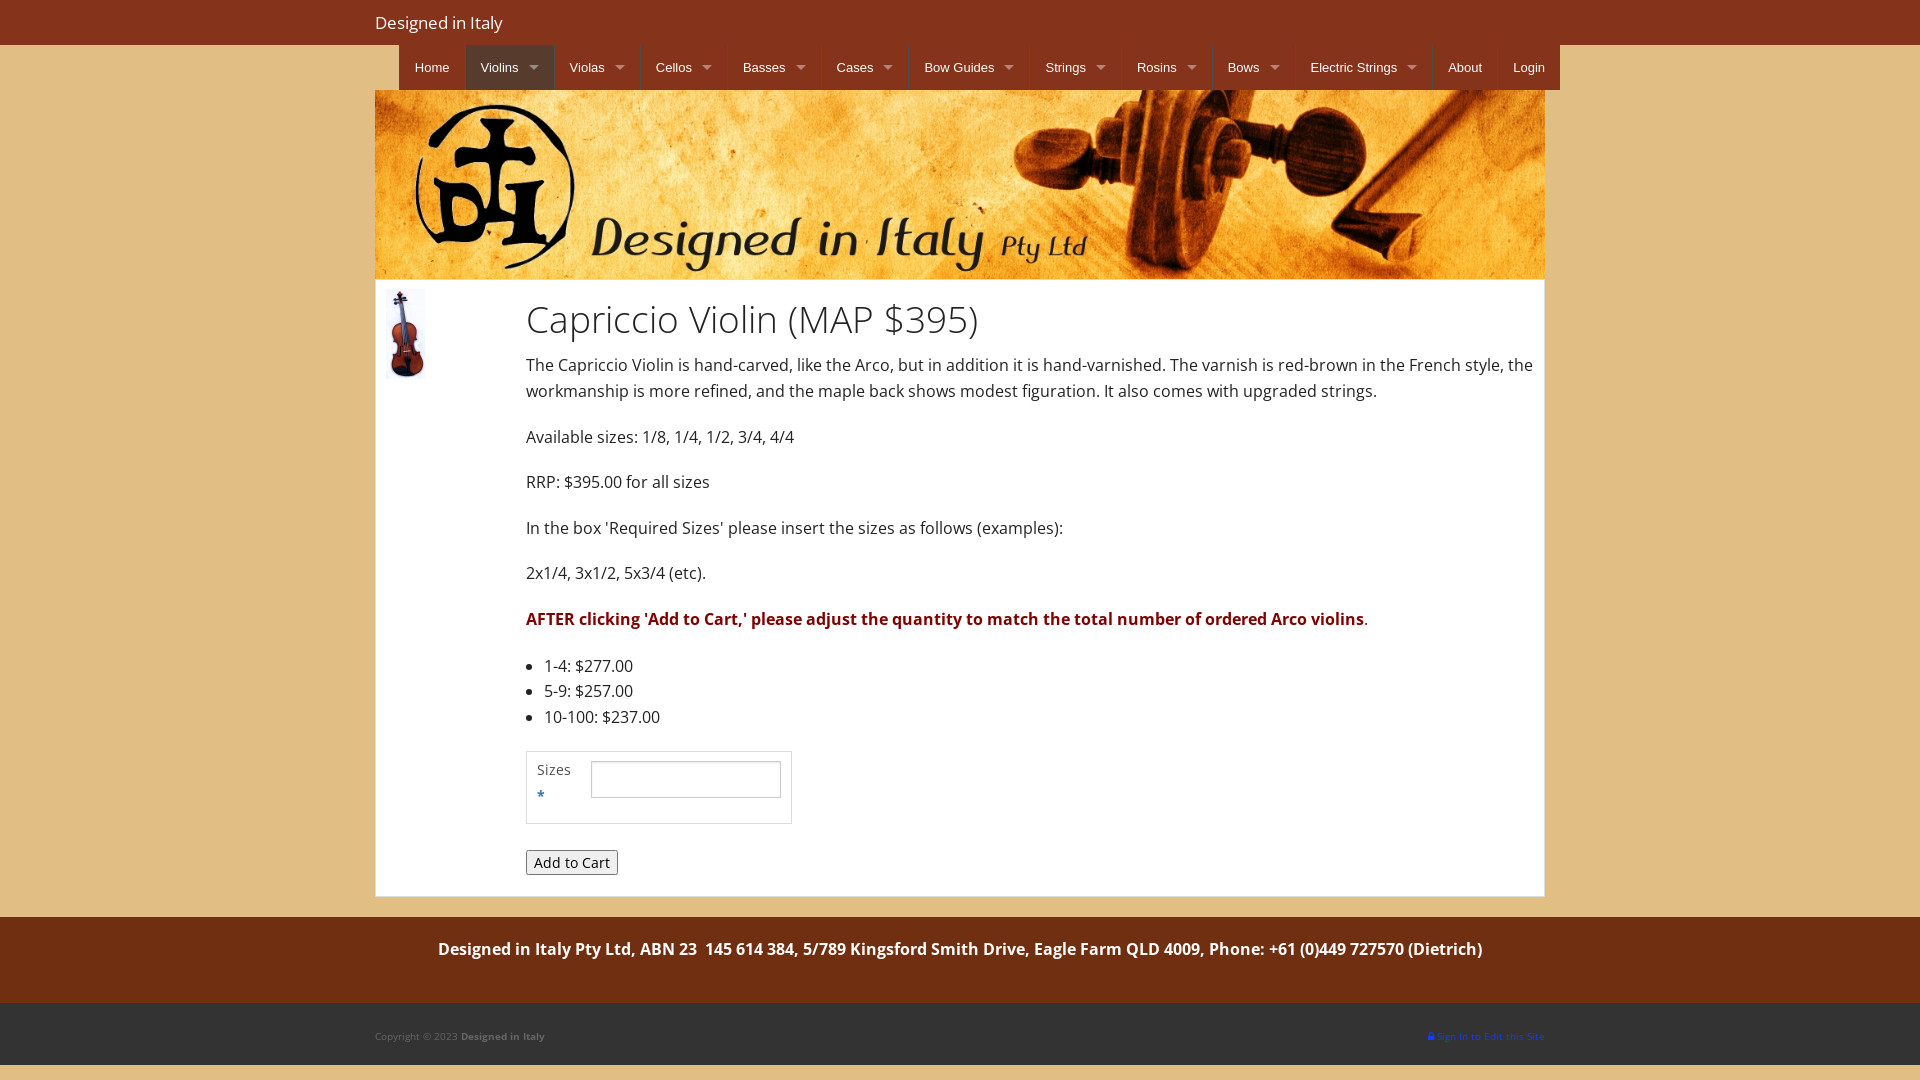  What do you see at coordinates (1074, 66) in the screenshot?
I see `'Strings'` at bounding box center [1074, 66].